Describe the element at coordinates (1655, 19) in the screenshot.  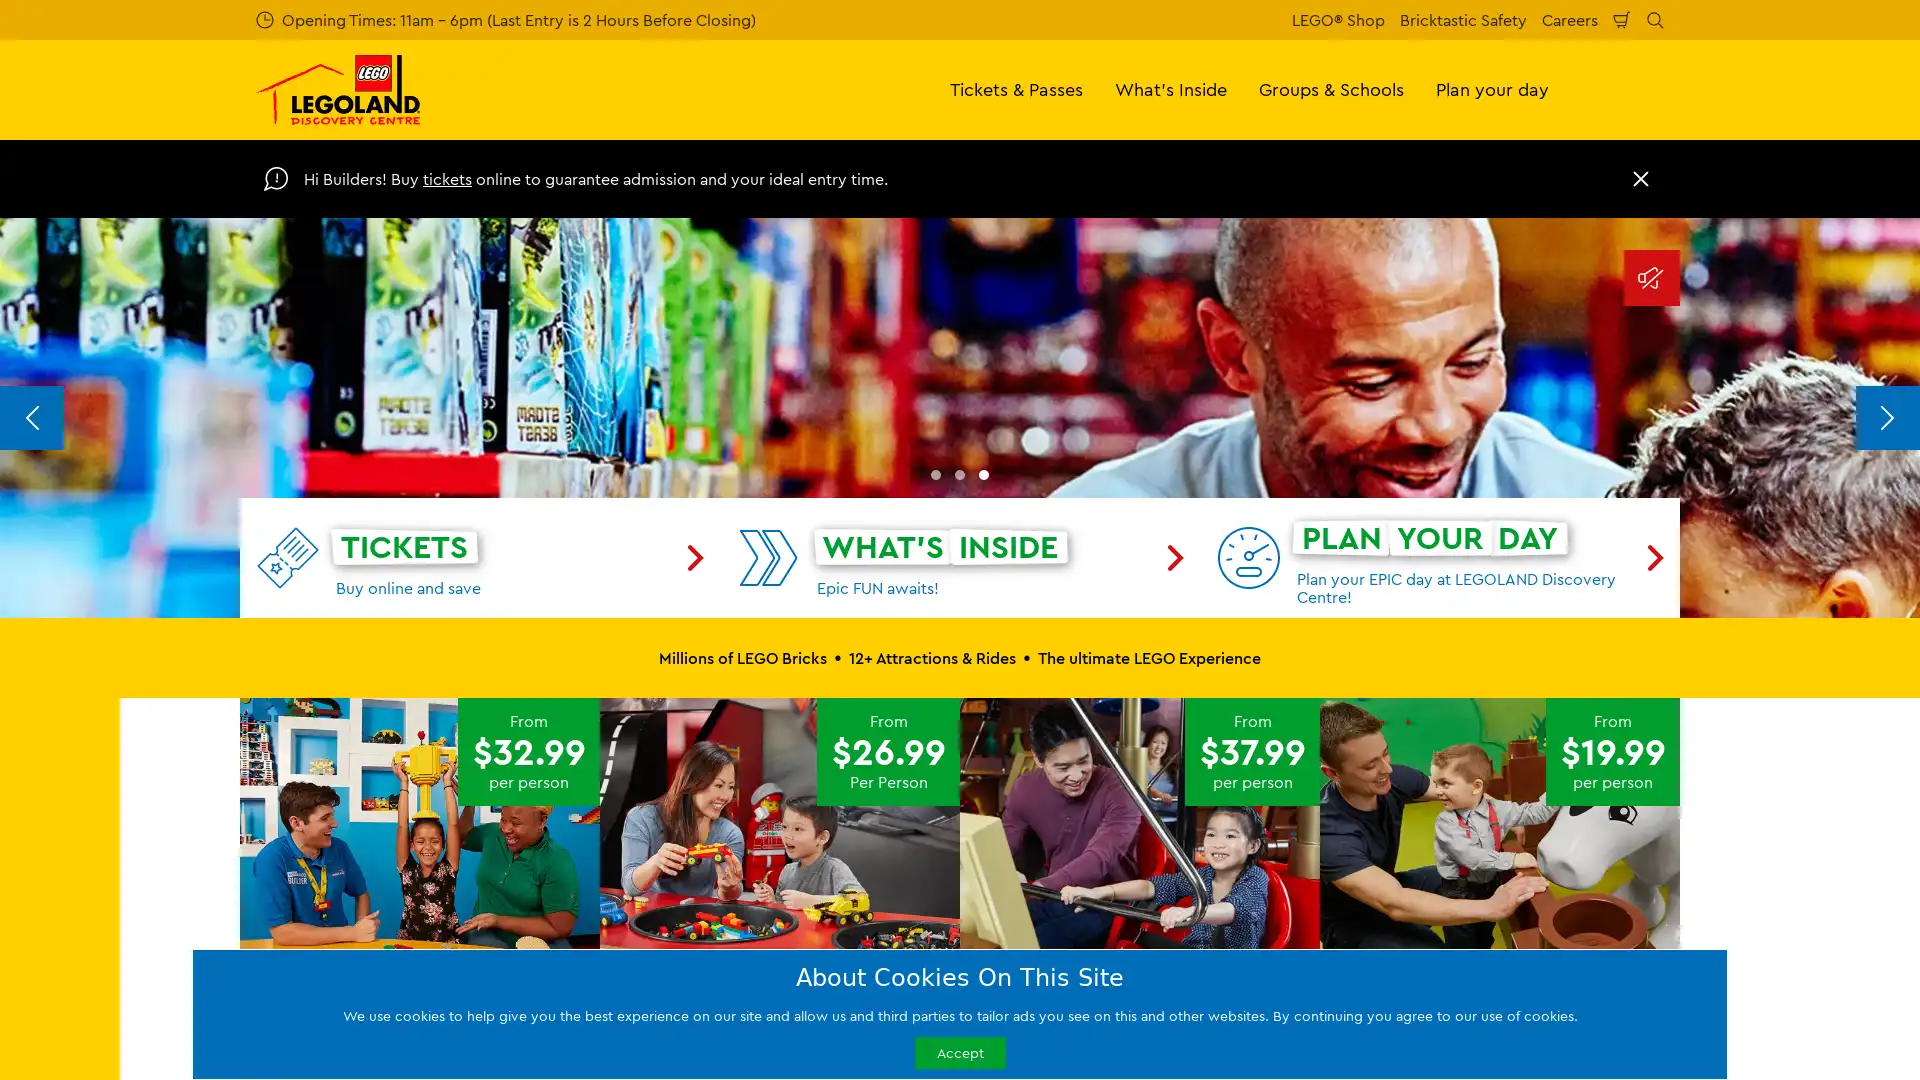
I see `Search` at that location.